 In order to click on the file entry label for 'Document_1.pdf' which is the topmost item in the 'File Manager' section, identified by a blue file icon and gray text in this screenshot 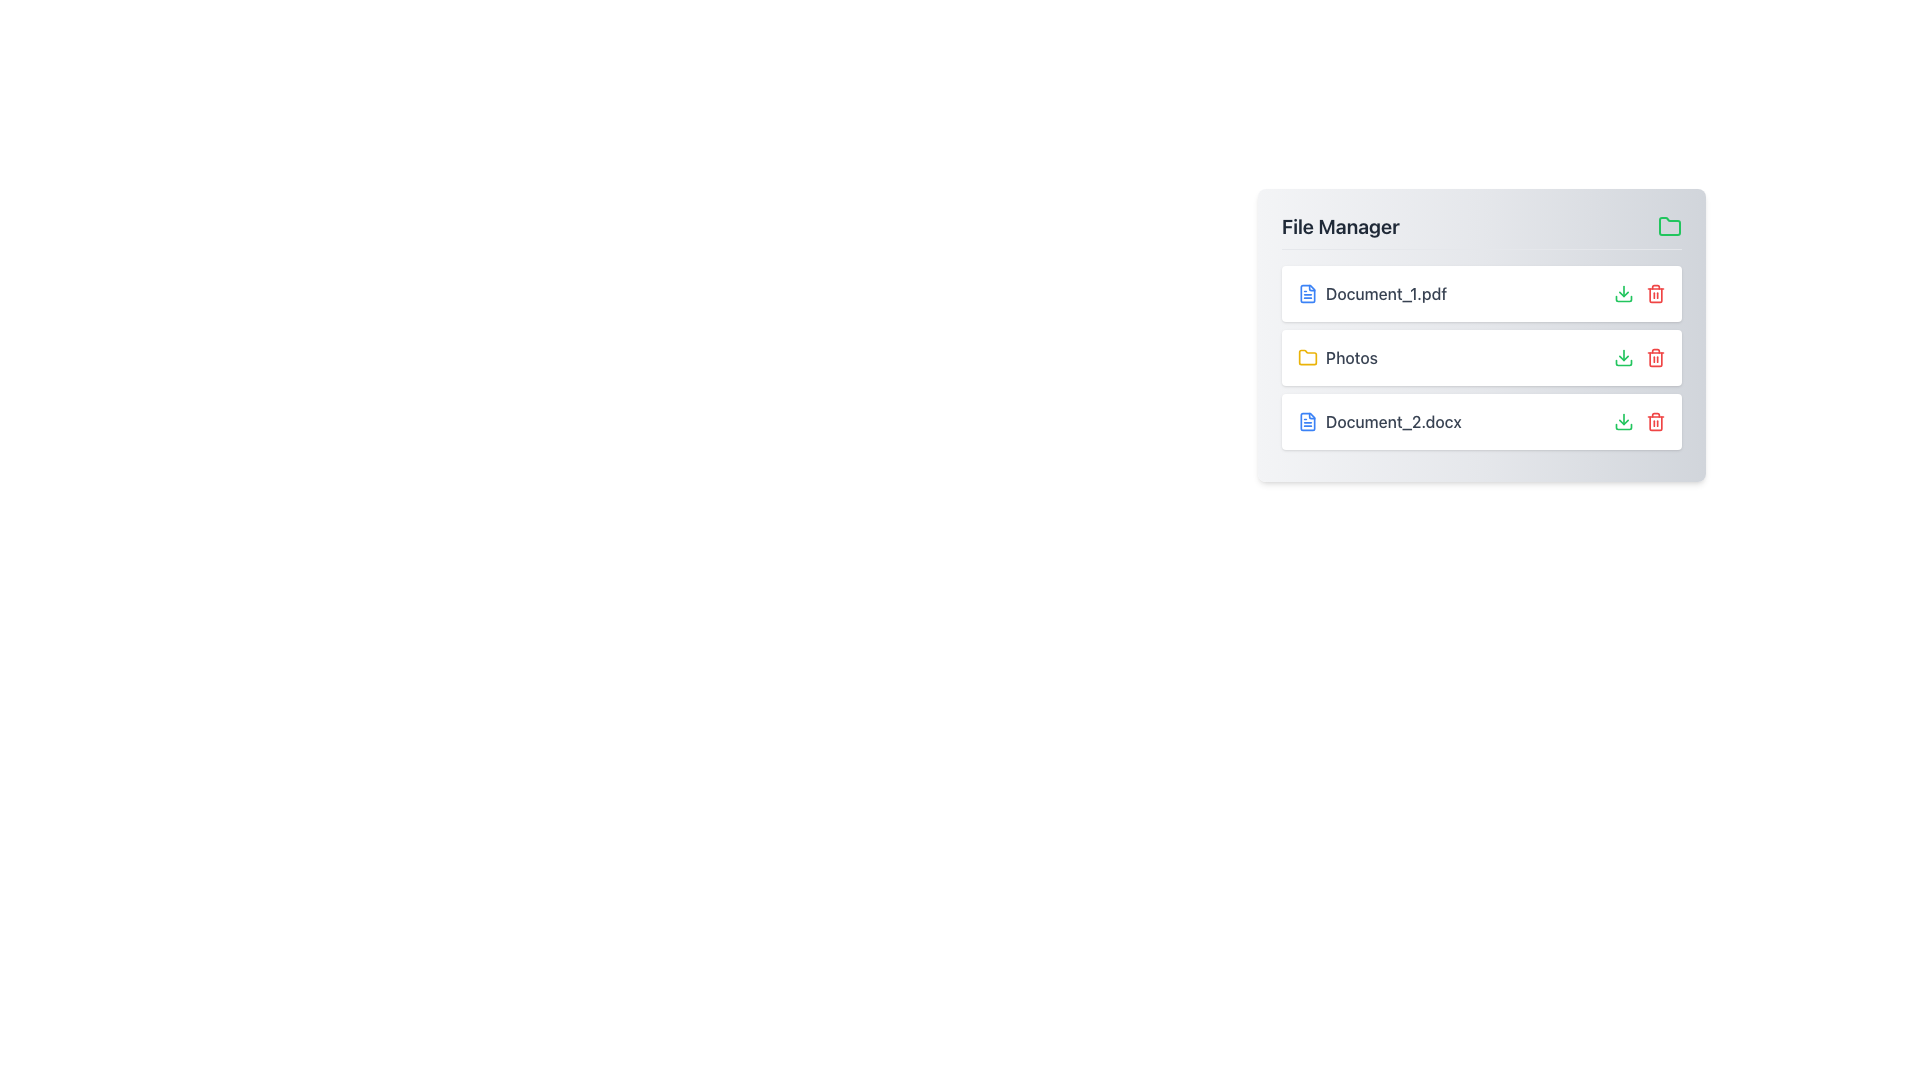, I will do `click(1371, 293)`.